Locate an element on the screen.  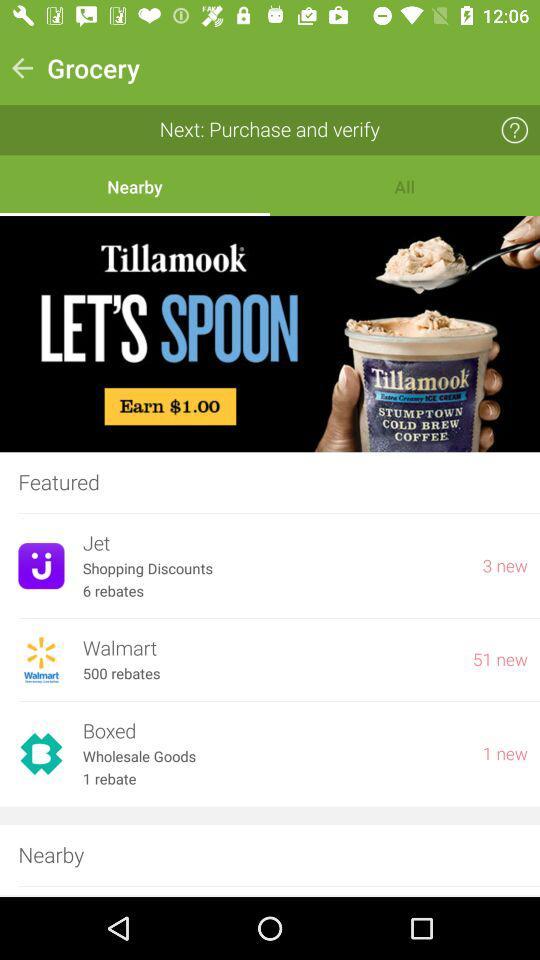
item next to the 51 new item is located at coordinates (268, 647).